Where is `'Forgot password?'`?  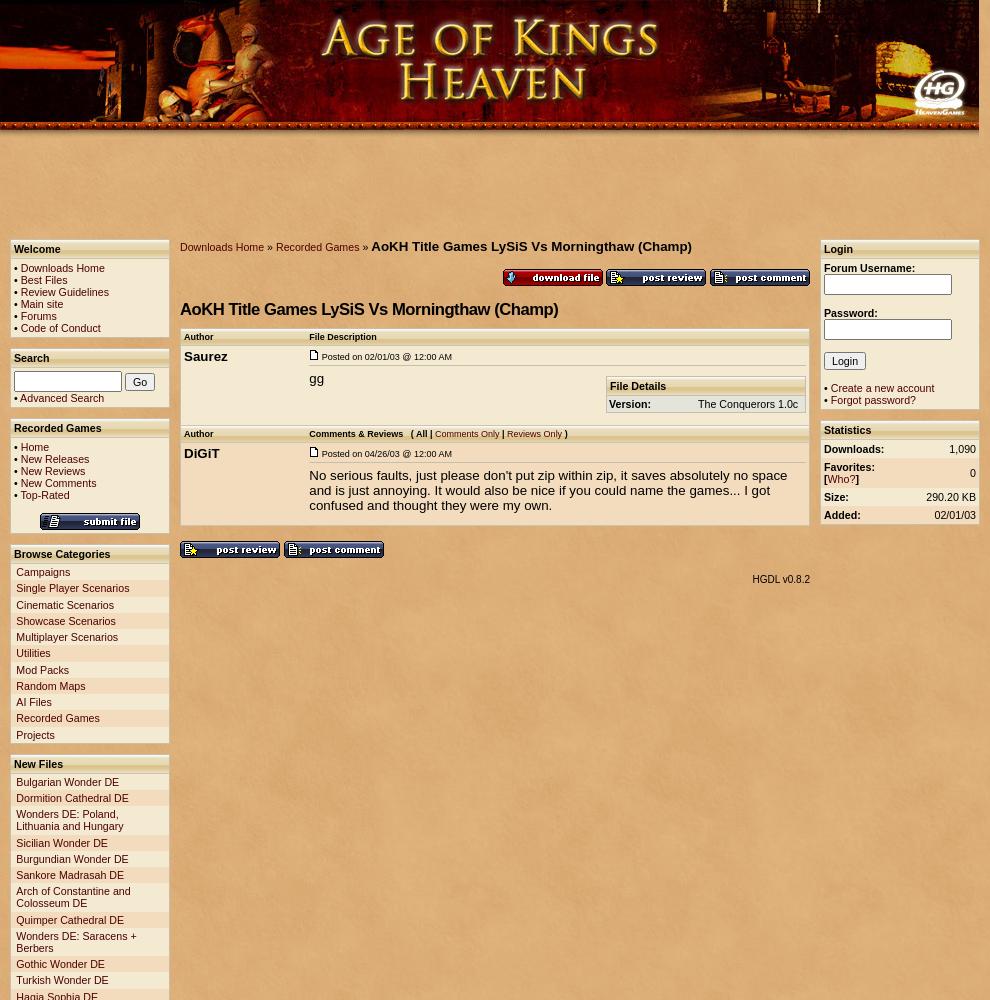
'Forgot password?' is located at coordinates (829, 400).